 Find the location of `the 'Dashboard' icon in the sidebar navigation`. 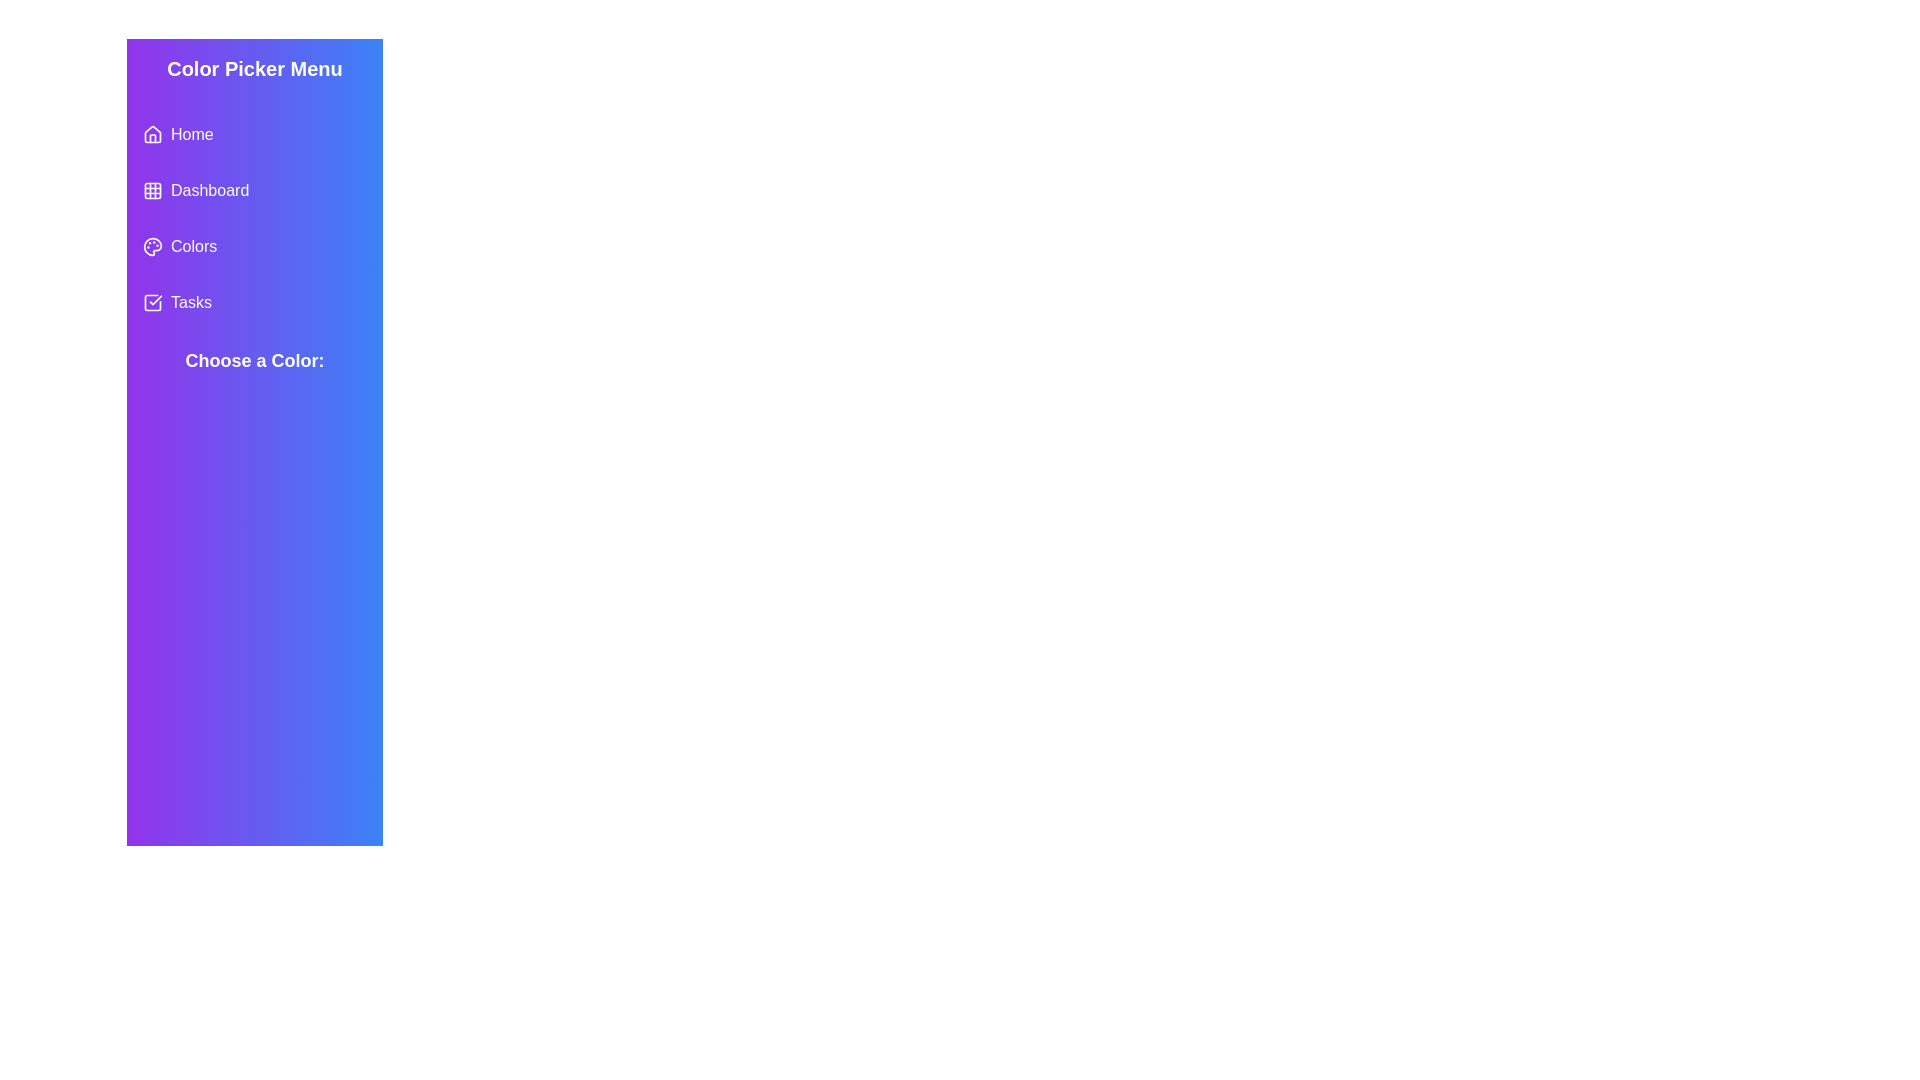

the 'Dashboard' icon in the sidebar navigation is located at coordinates (152, 191).